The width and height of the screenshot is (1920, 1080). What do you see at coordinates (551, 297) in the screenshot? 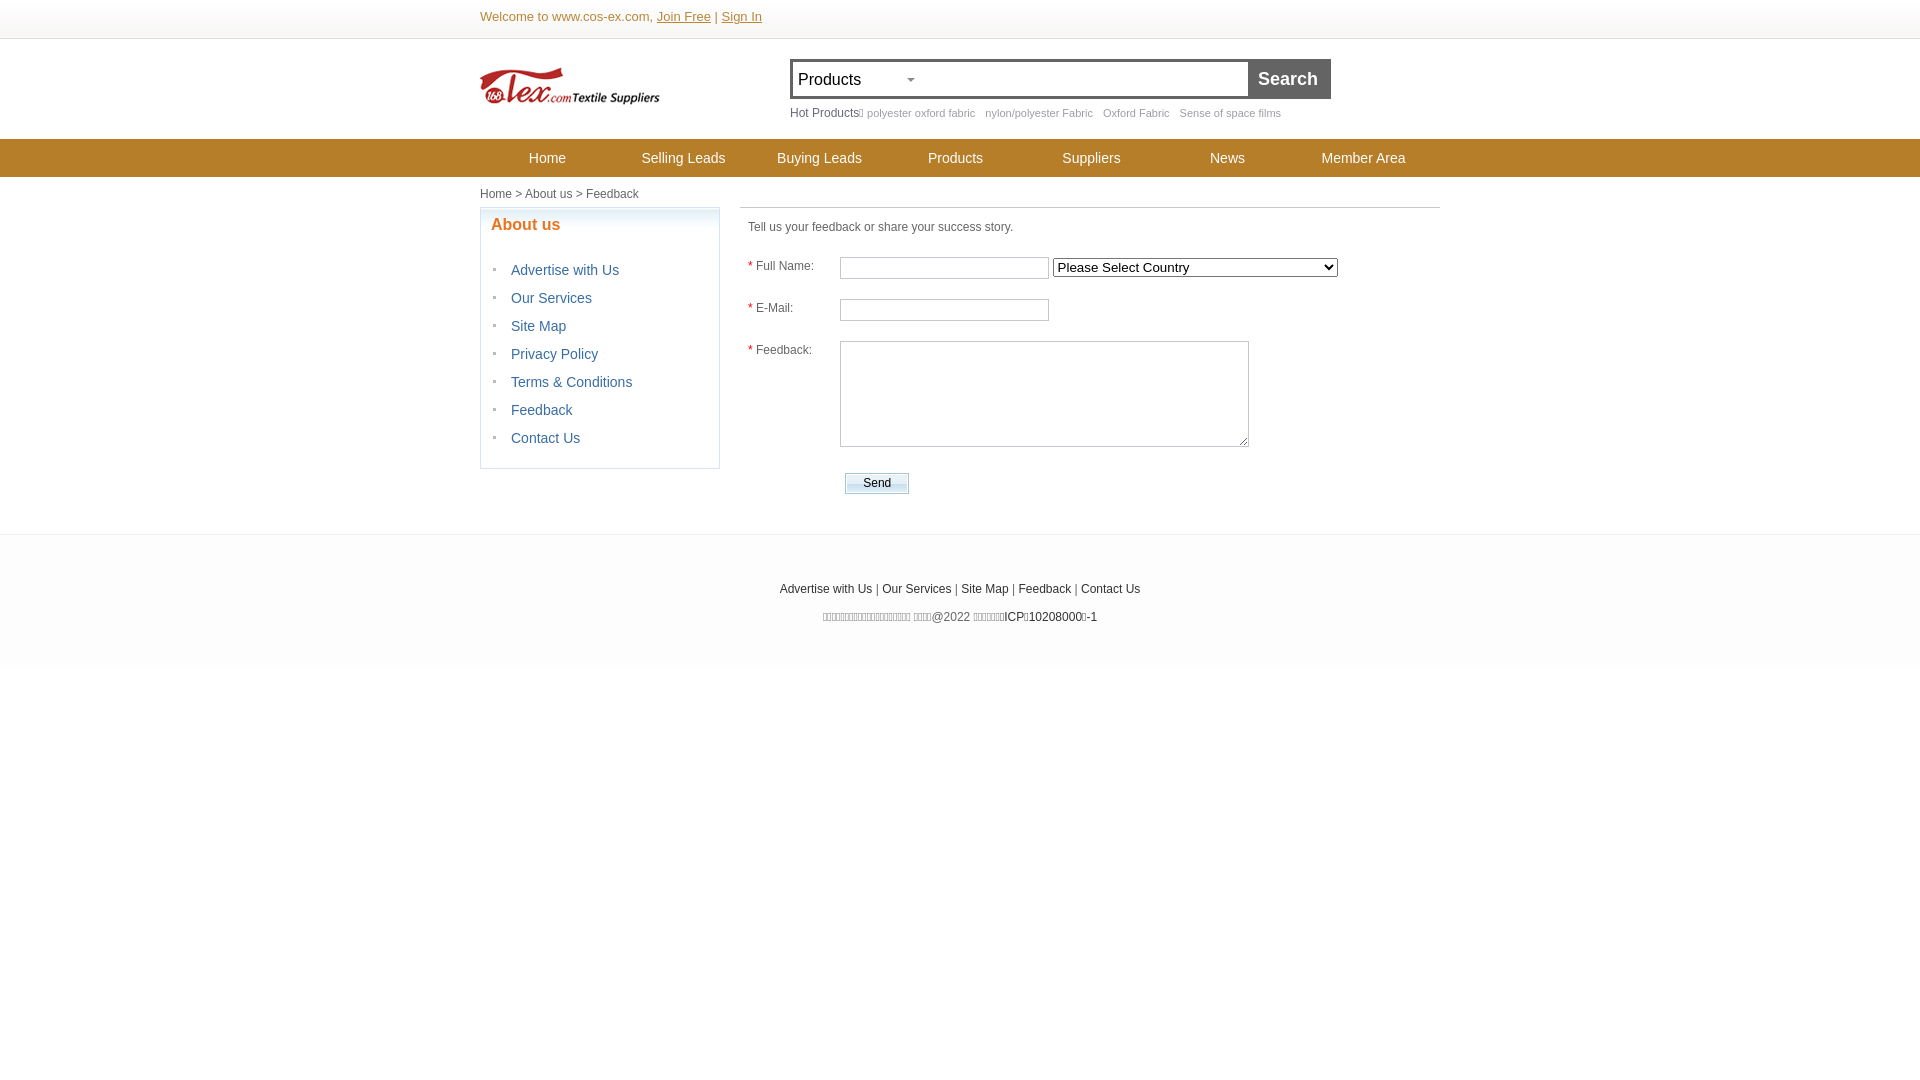
I see `'Our Services'` at bounding box center [551, 297].